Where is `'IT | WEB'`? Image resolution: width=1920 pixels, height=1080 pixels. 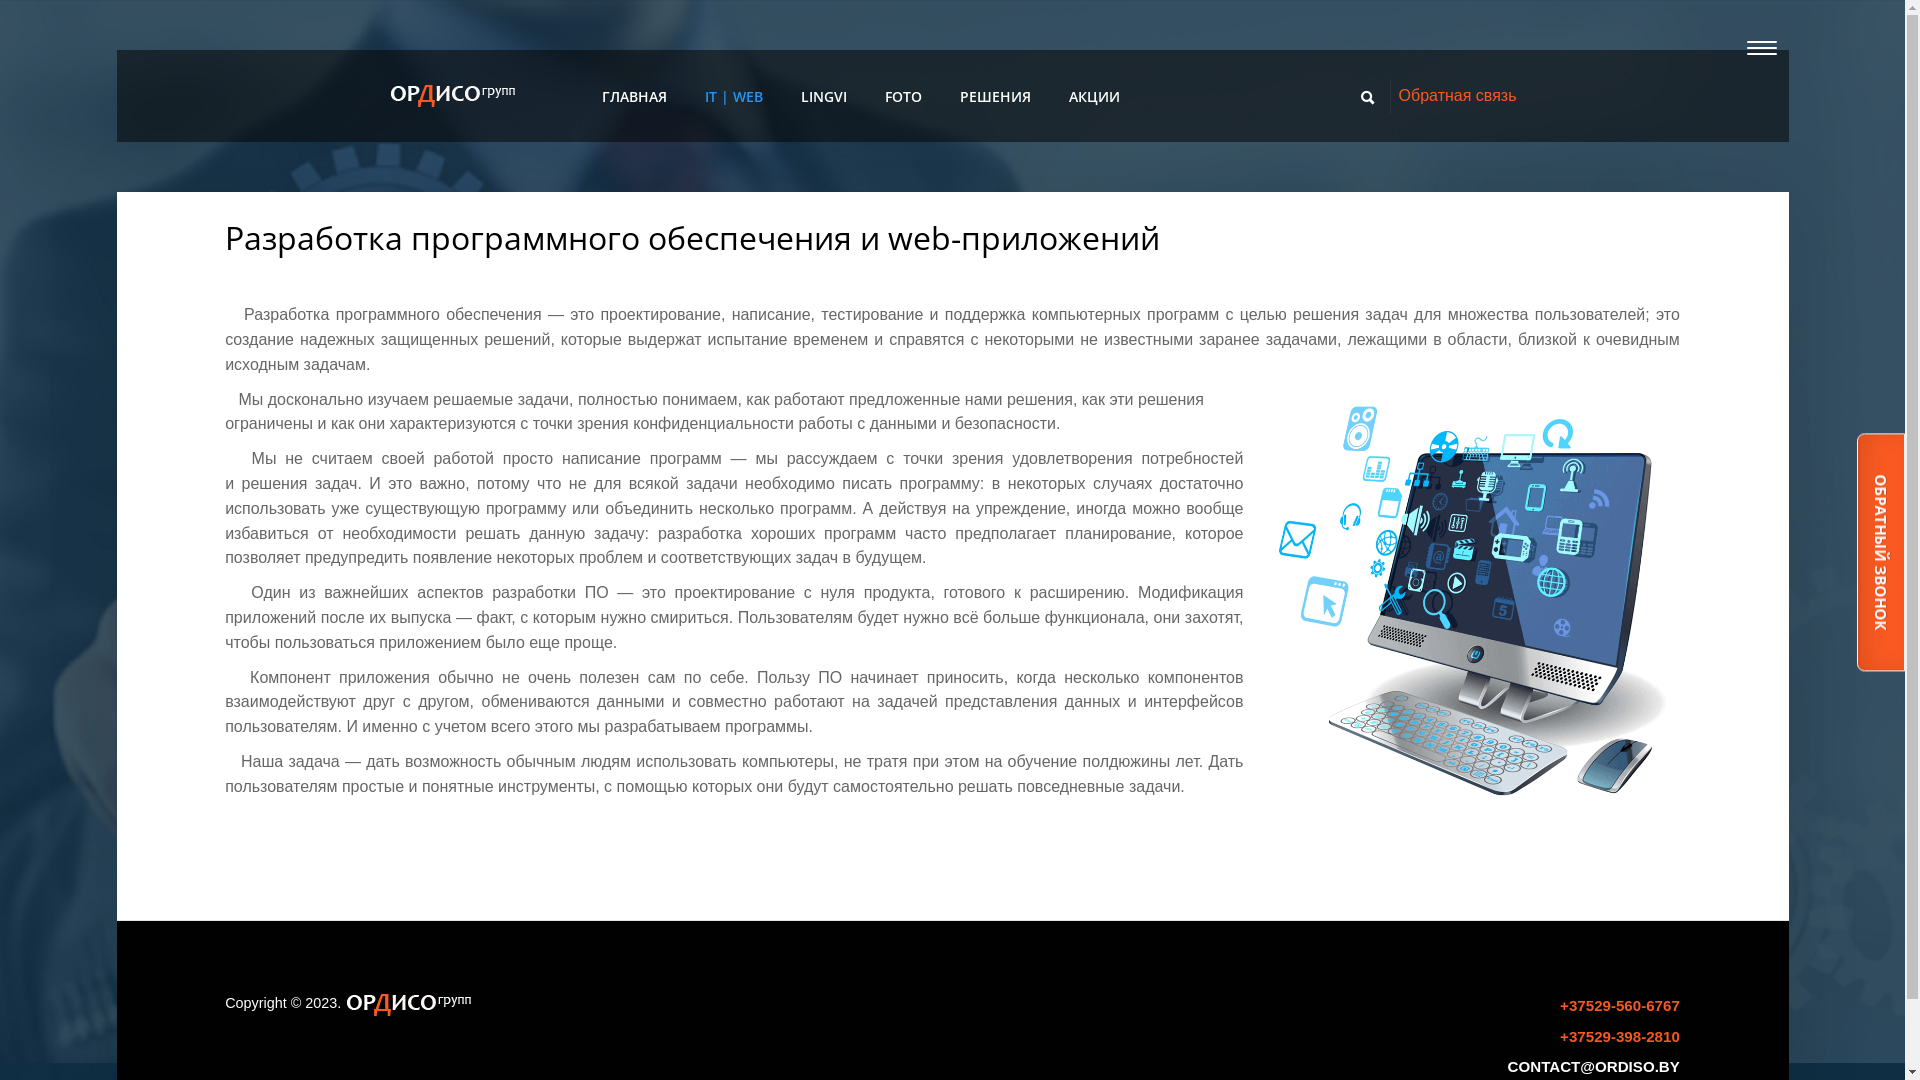
'IT | WEB' is located at coordinates (705, 97).